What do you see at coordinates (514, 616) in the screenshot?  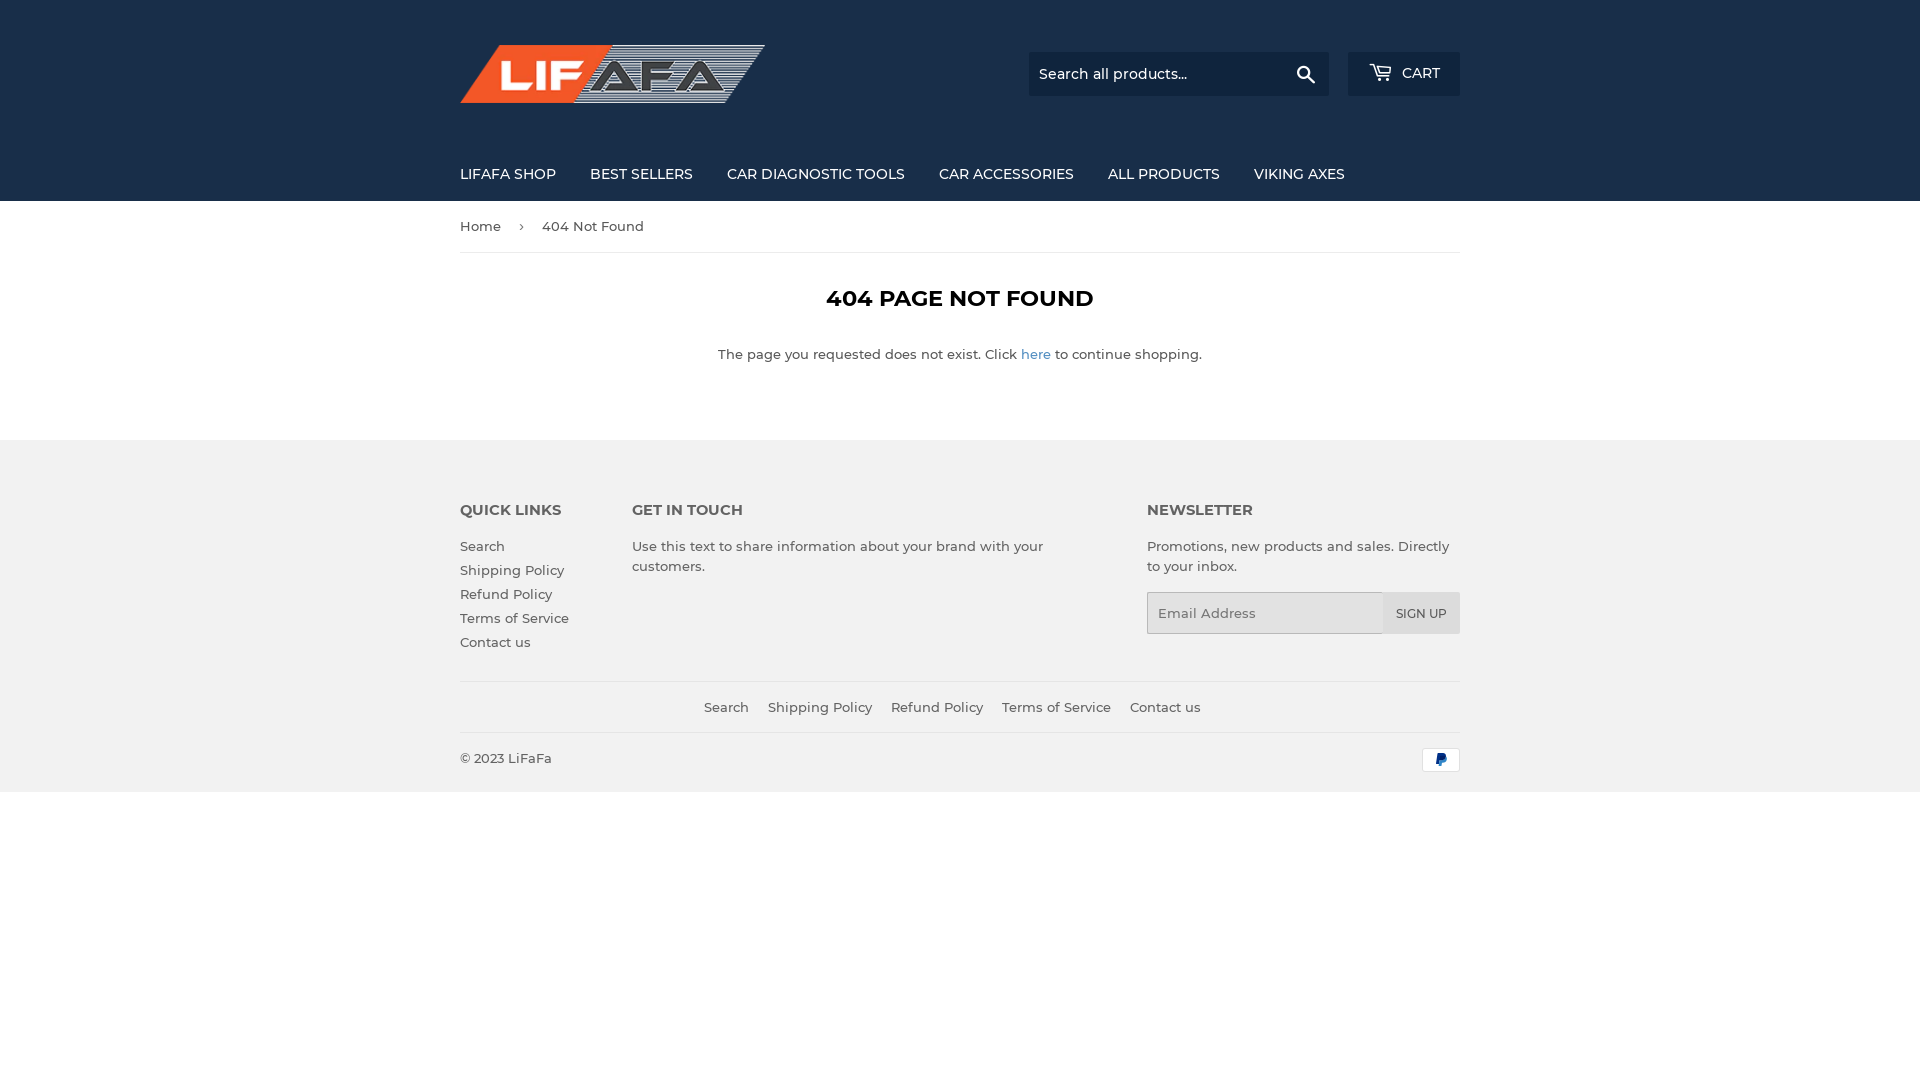 I see `'Terms of Service'` at bounding box center [514, 616].